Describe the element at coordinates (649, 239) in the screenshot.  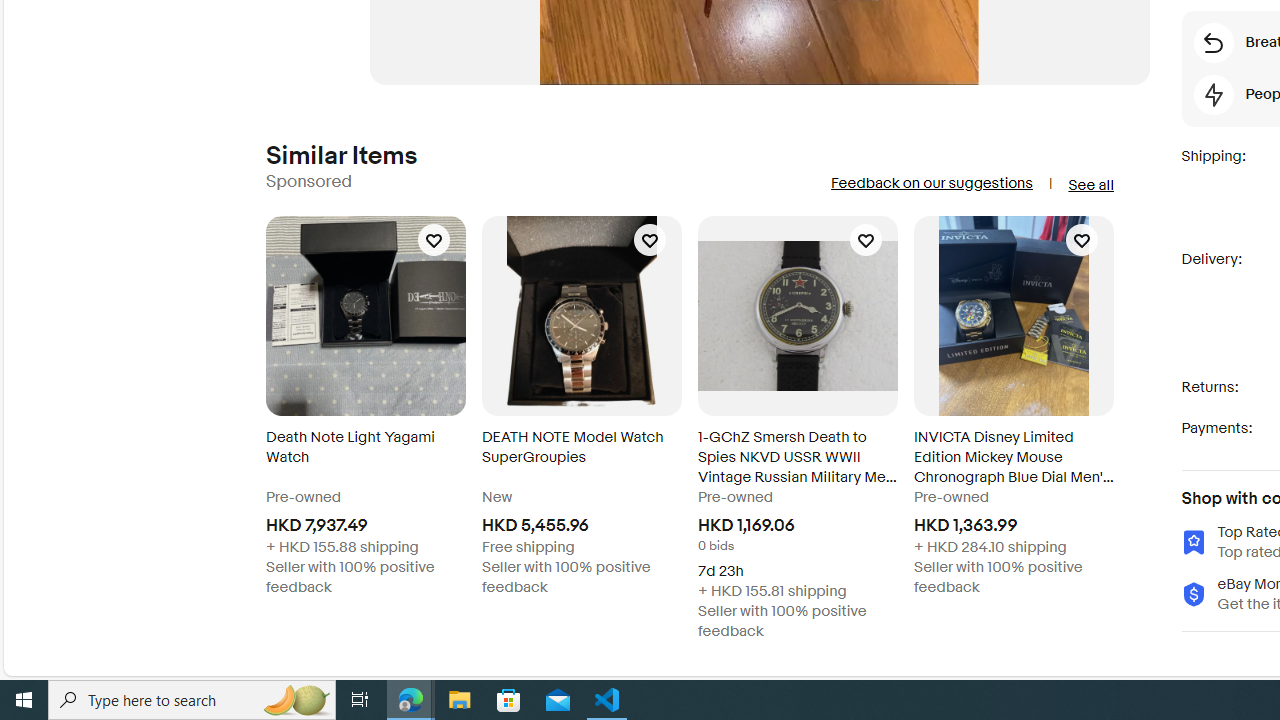
I see `'Add DEATH NOTE Model Watch SuperGroupies to your watch list'` at that location.